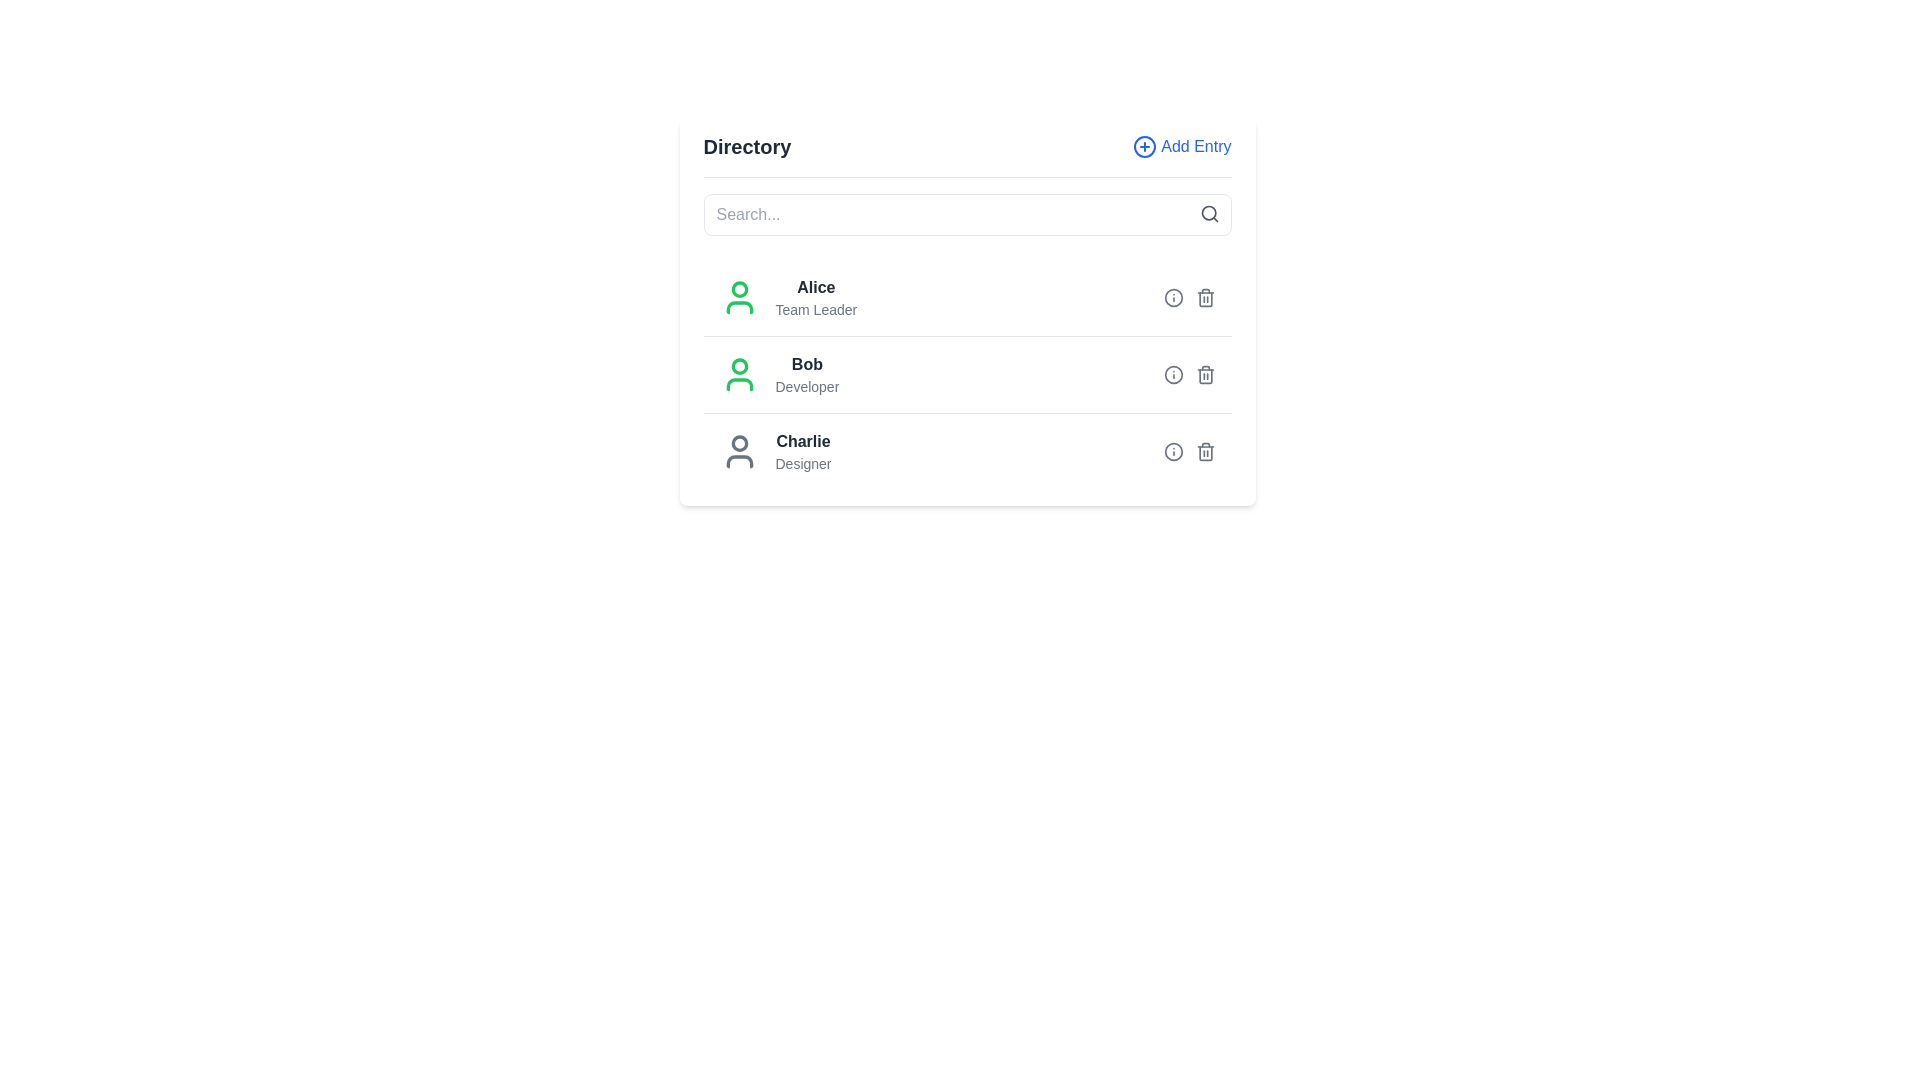 This screenshot has height=1080, width=1920. I want to click on the Text label displaying the user's name 'Bob' in the directory entry, located above the role 'Developer', so click(807, 365).